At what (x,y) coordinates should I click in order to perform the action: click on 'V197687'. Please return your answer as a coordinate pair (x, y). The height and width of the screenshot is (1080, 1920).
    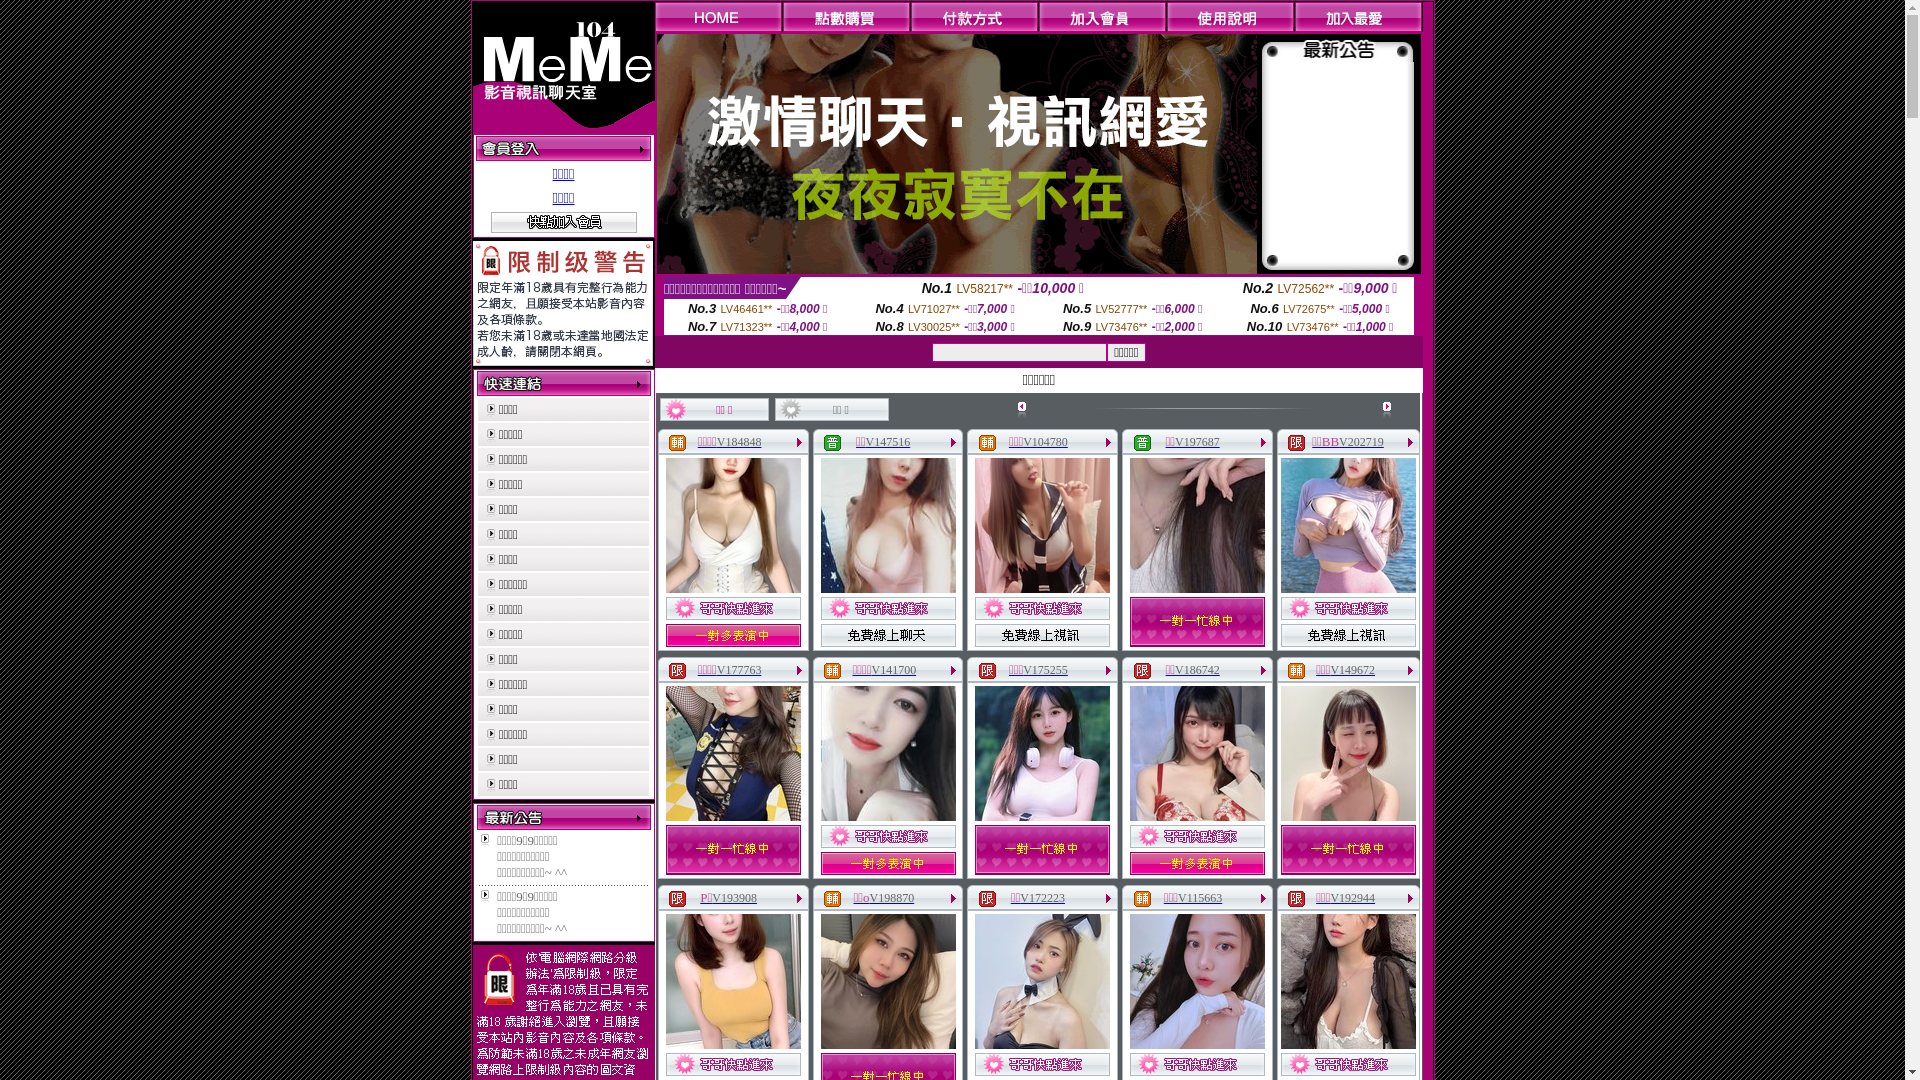
    Looking at the image, I should click on (1197, 441).